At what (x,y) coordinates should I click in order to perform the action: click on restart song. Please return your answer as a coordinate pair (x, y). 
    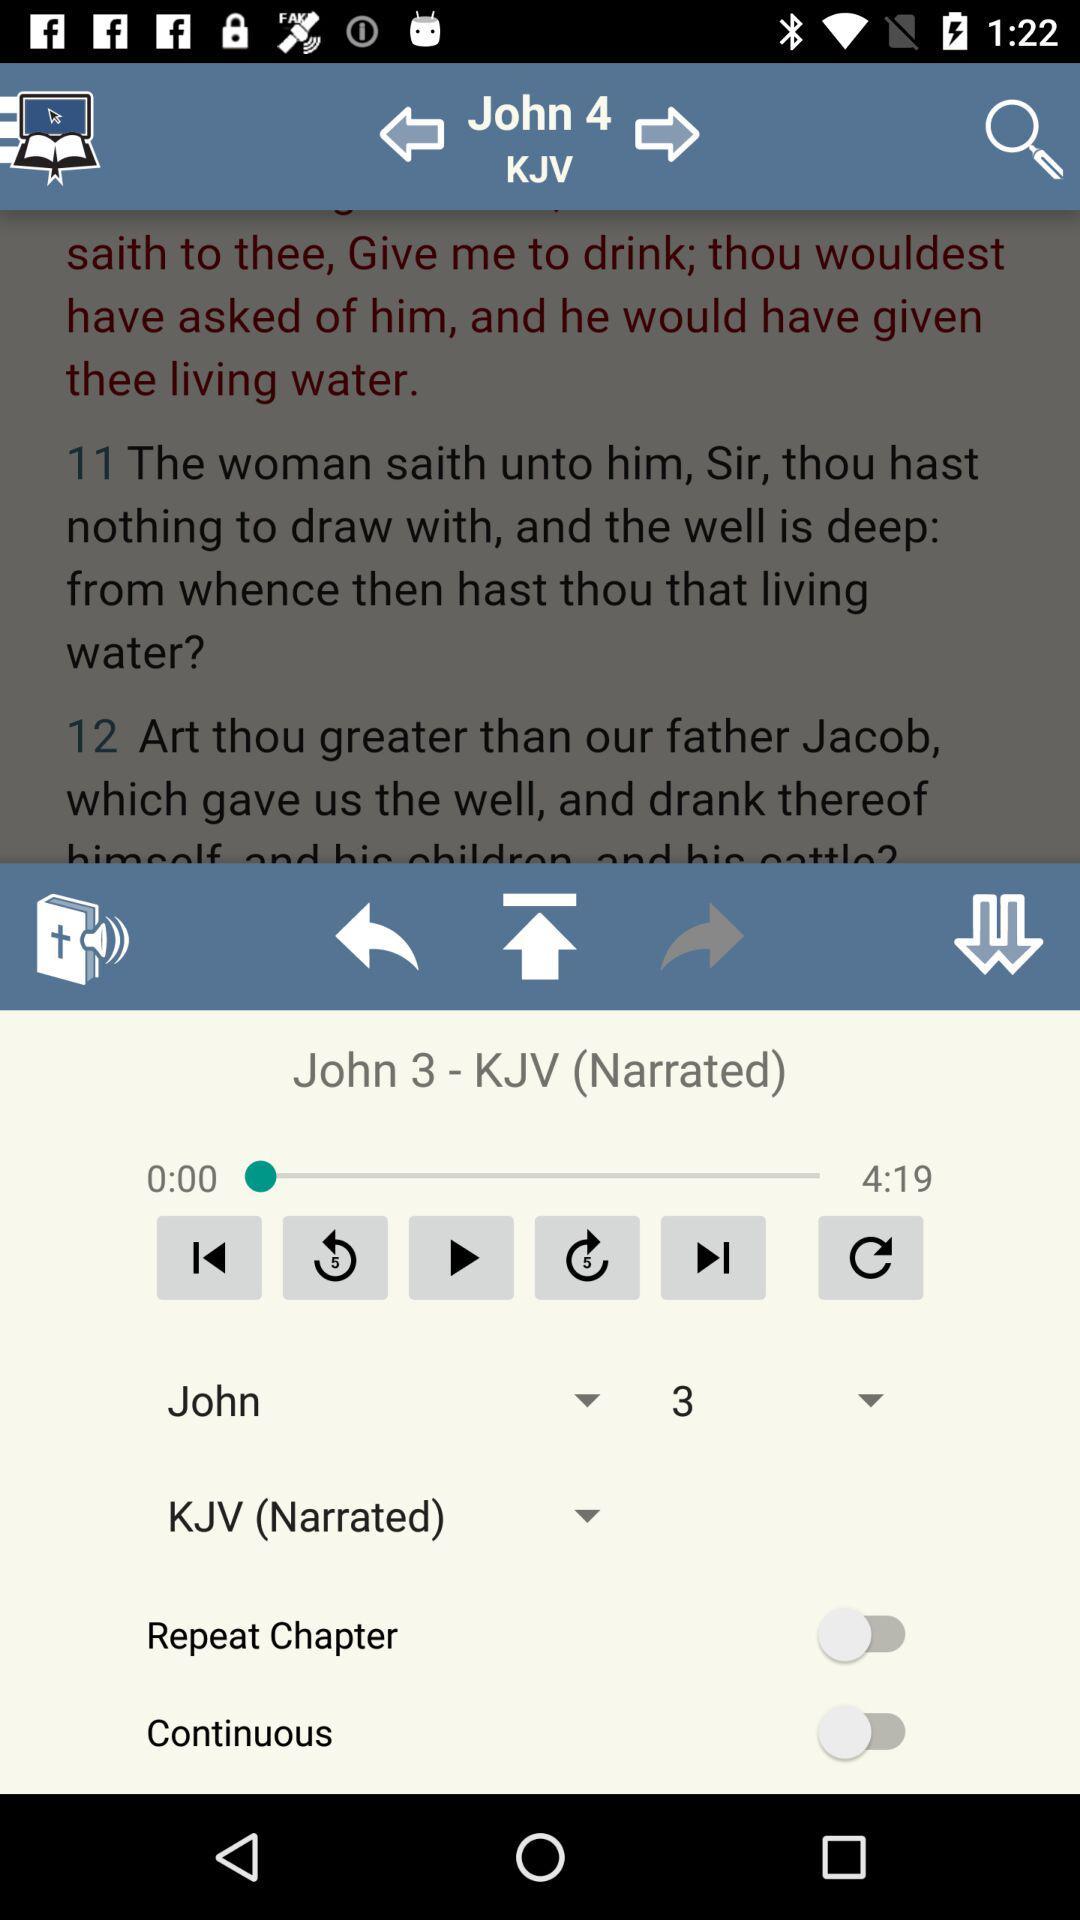
    Looking at the image, I should click on (209, 1256).